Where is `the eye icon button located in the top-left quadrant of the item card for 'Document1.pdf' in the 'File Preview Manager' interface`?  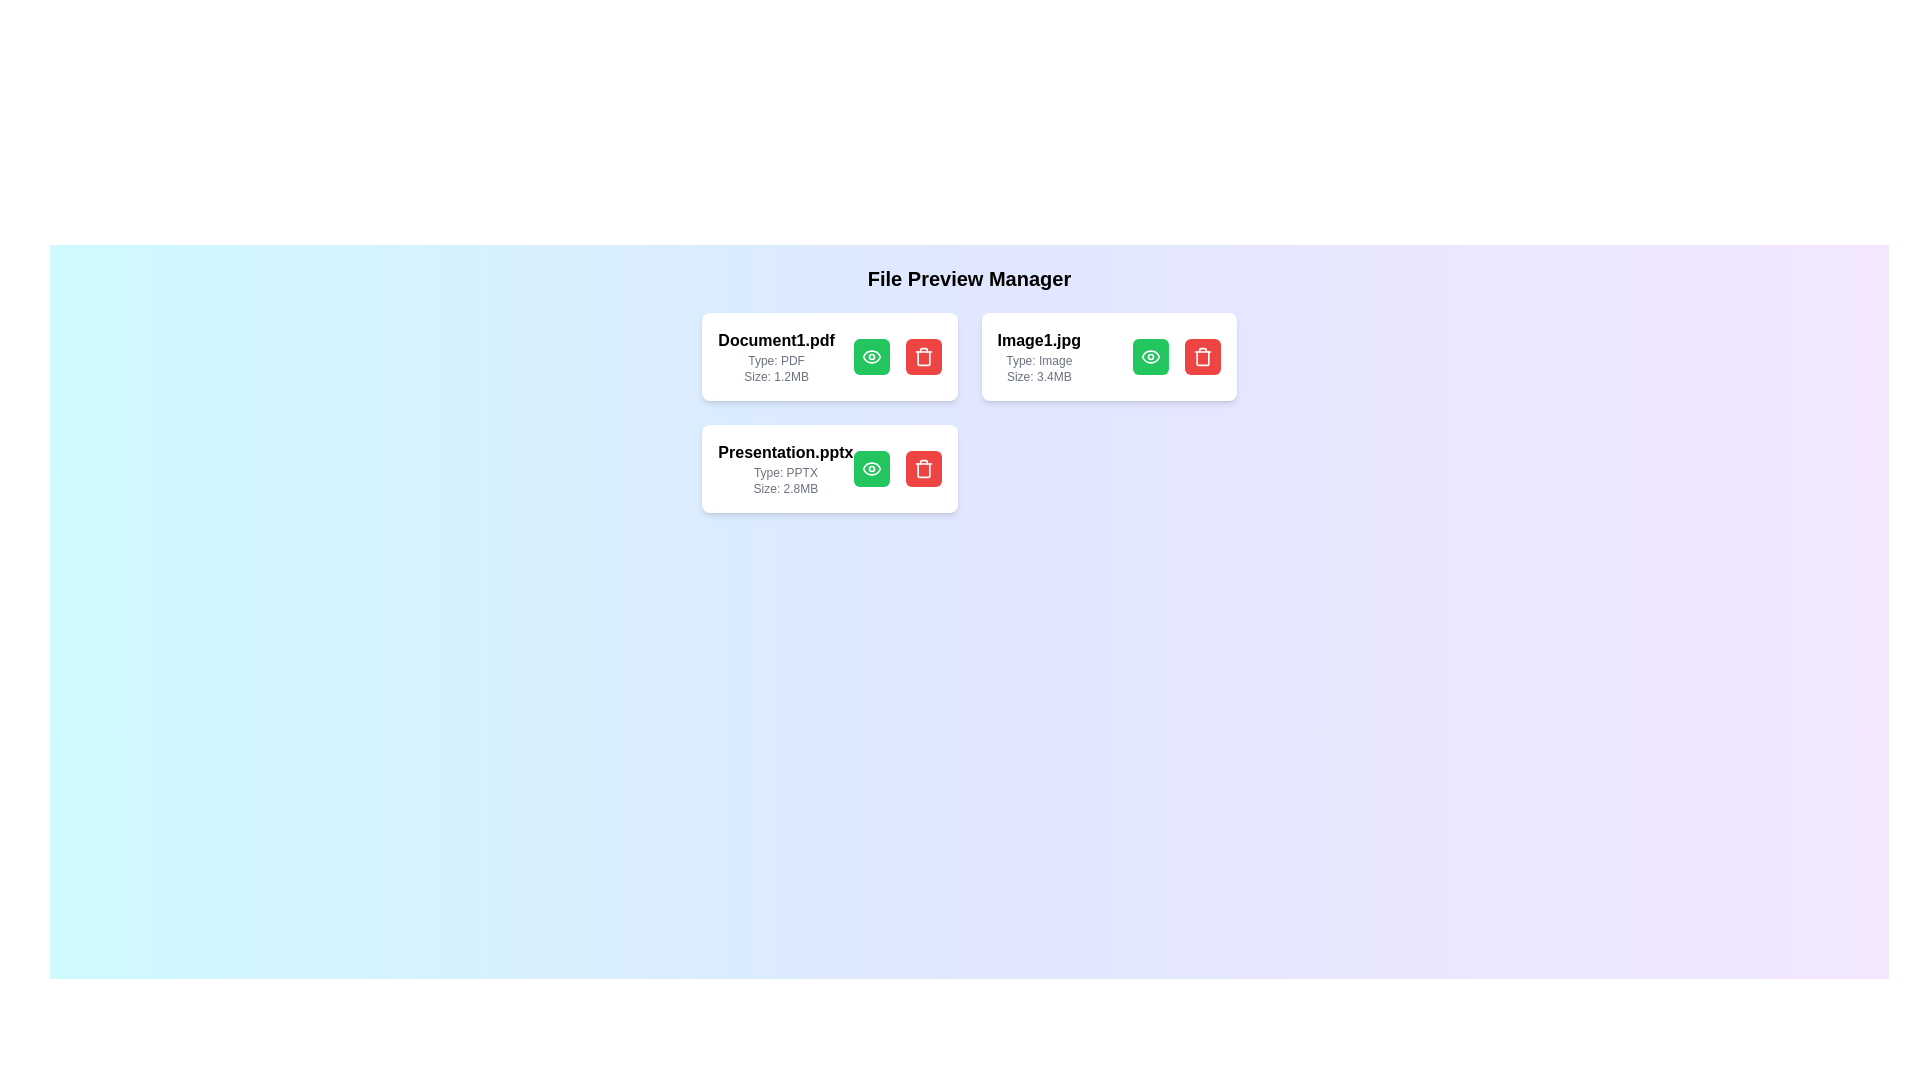 the eye icon button located in the top-left quadrant of the item card for 'Document1.pdf' in the 'File Preview Manager' interface is located at coordinates (871, 356).